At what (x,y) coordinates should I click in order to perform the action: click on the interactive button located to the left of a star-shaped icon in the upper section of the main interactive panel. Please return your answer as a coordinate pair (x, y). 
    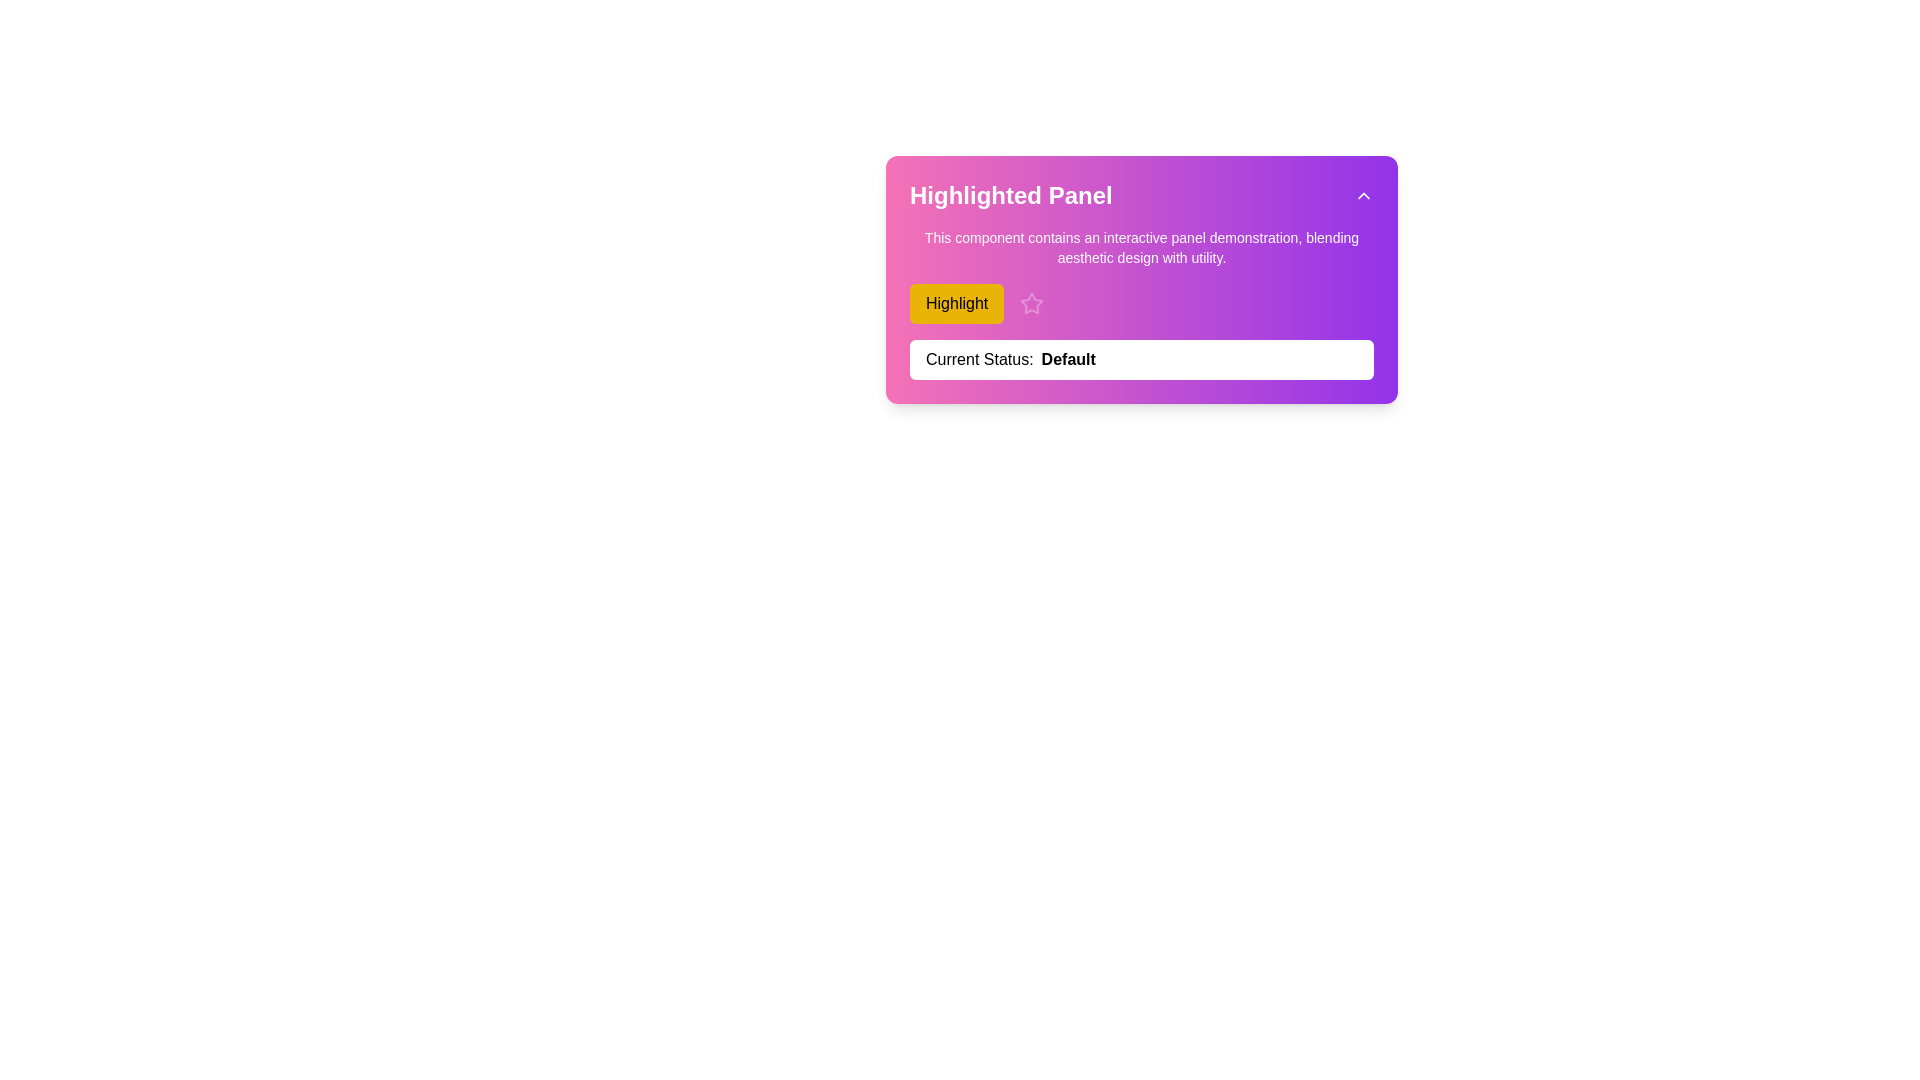
    Looking at the image, I should click on (955, 304).